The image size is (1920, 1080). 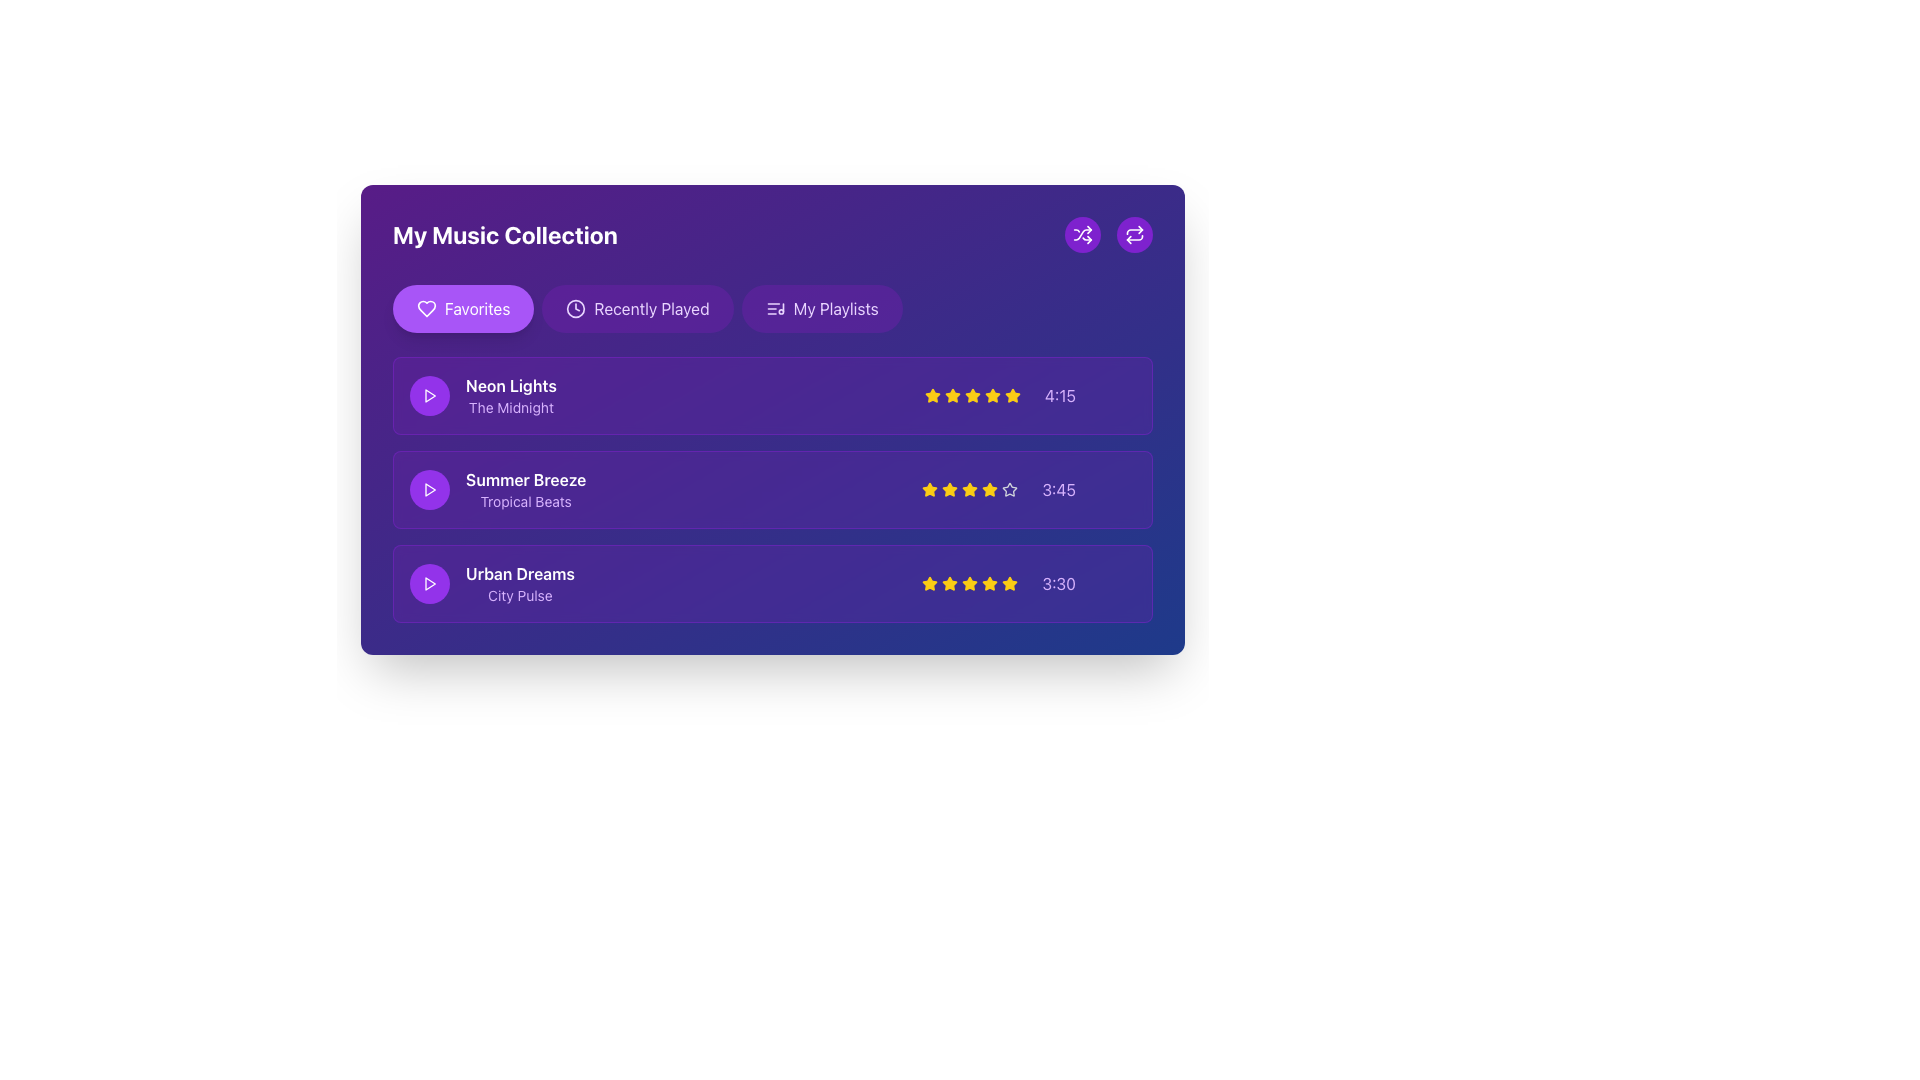 I want to click on the main heading or title text of the music collection management interface, which is centered at the top left of the application and appears above interactive elements, so click(x=505, y=234).